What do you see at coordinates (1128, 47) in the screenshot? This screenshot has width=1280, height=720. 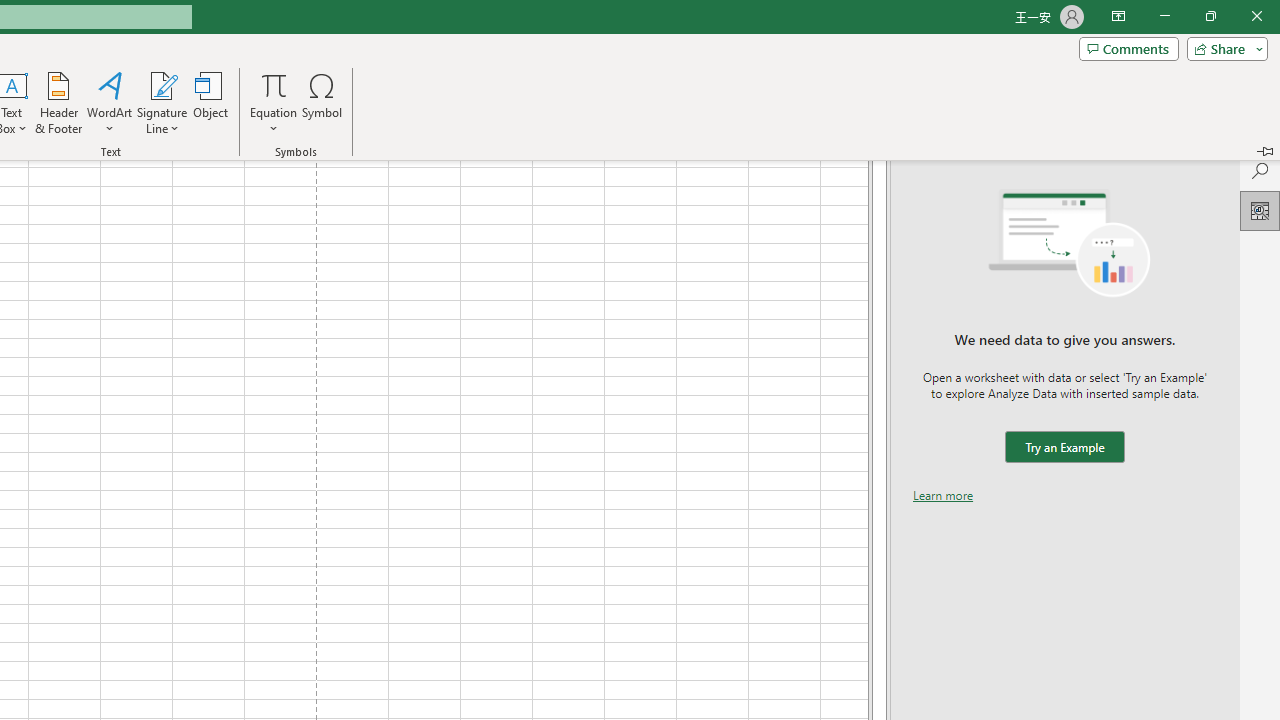 I see `'Comments'` at bounding box center [1128, 47].